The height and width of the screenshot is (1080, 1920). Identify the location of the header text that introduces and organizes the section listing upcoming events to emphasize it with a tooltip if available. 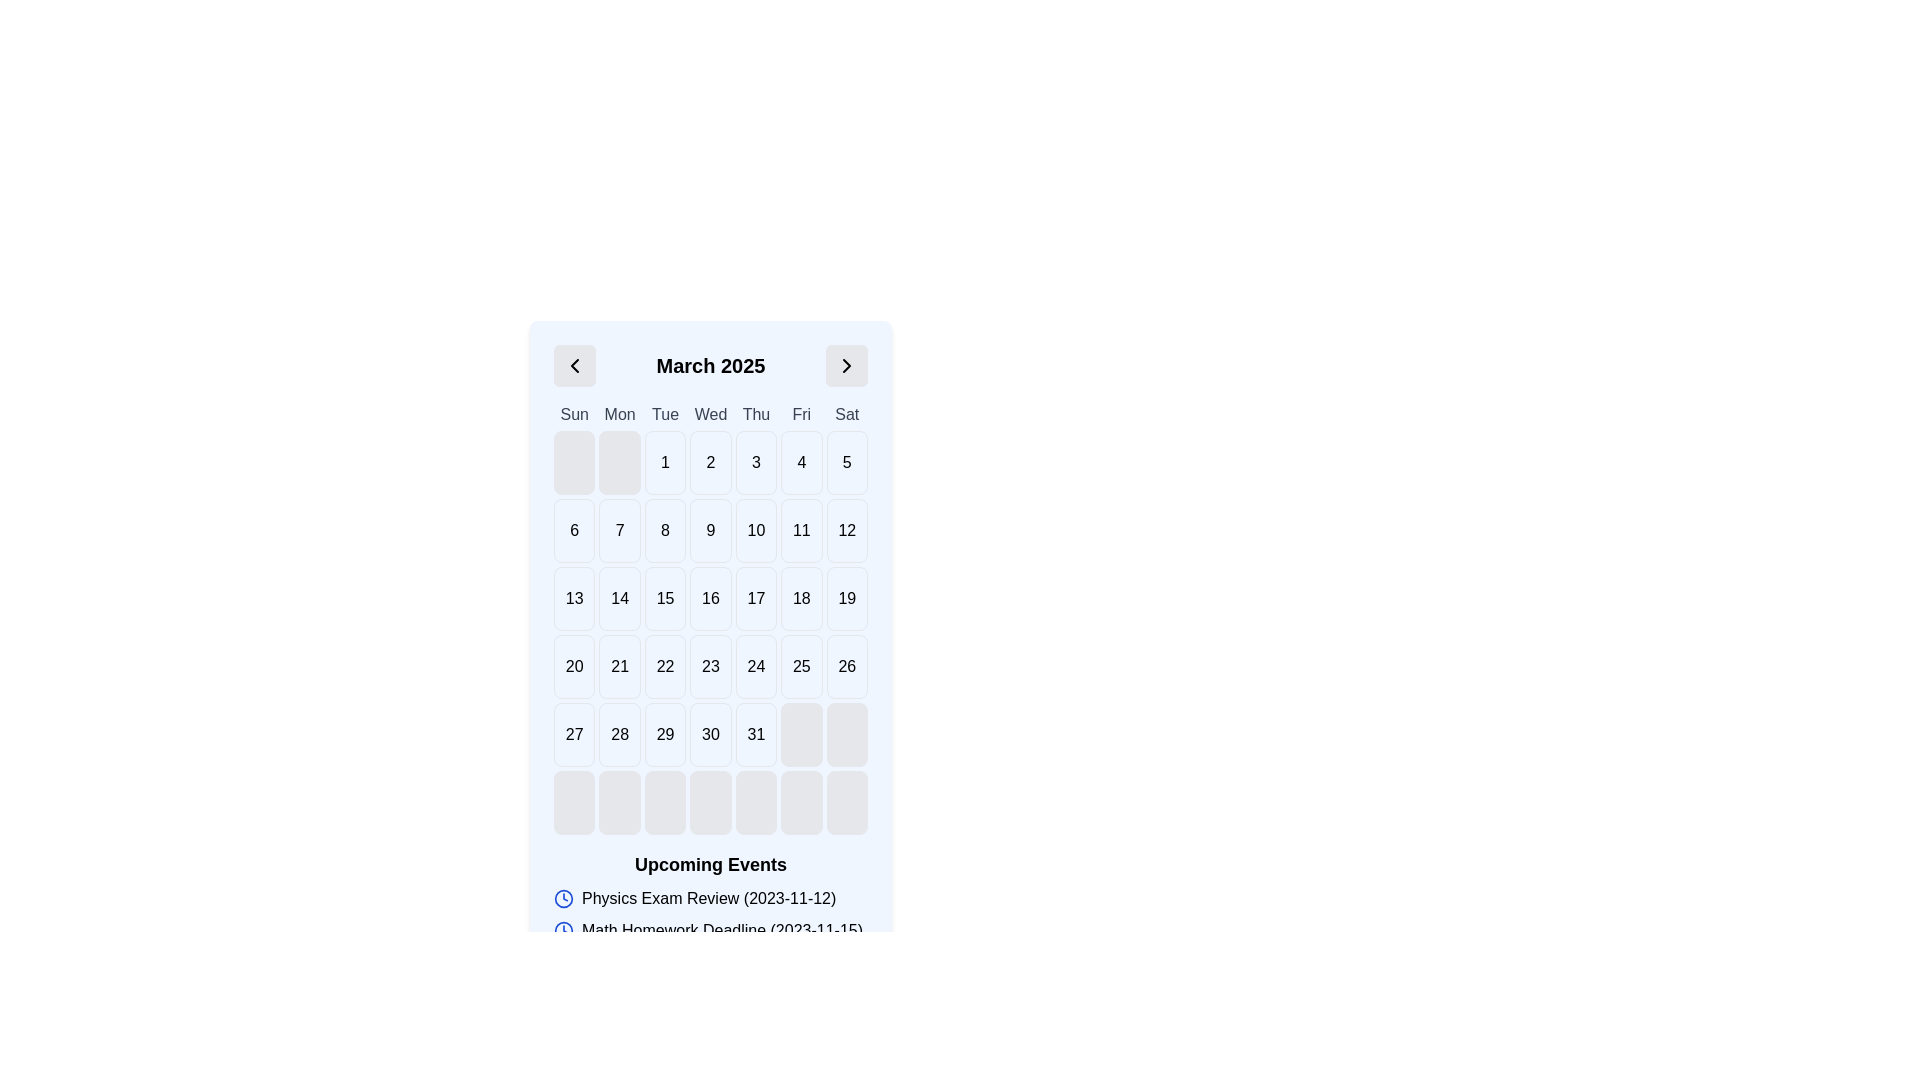
(710, 863).